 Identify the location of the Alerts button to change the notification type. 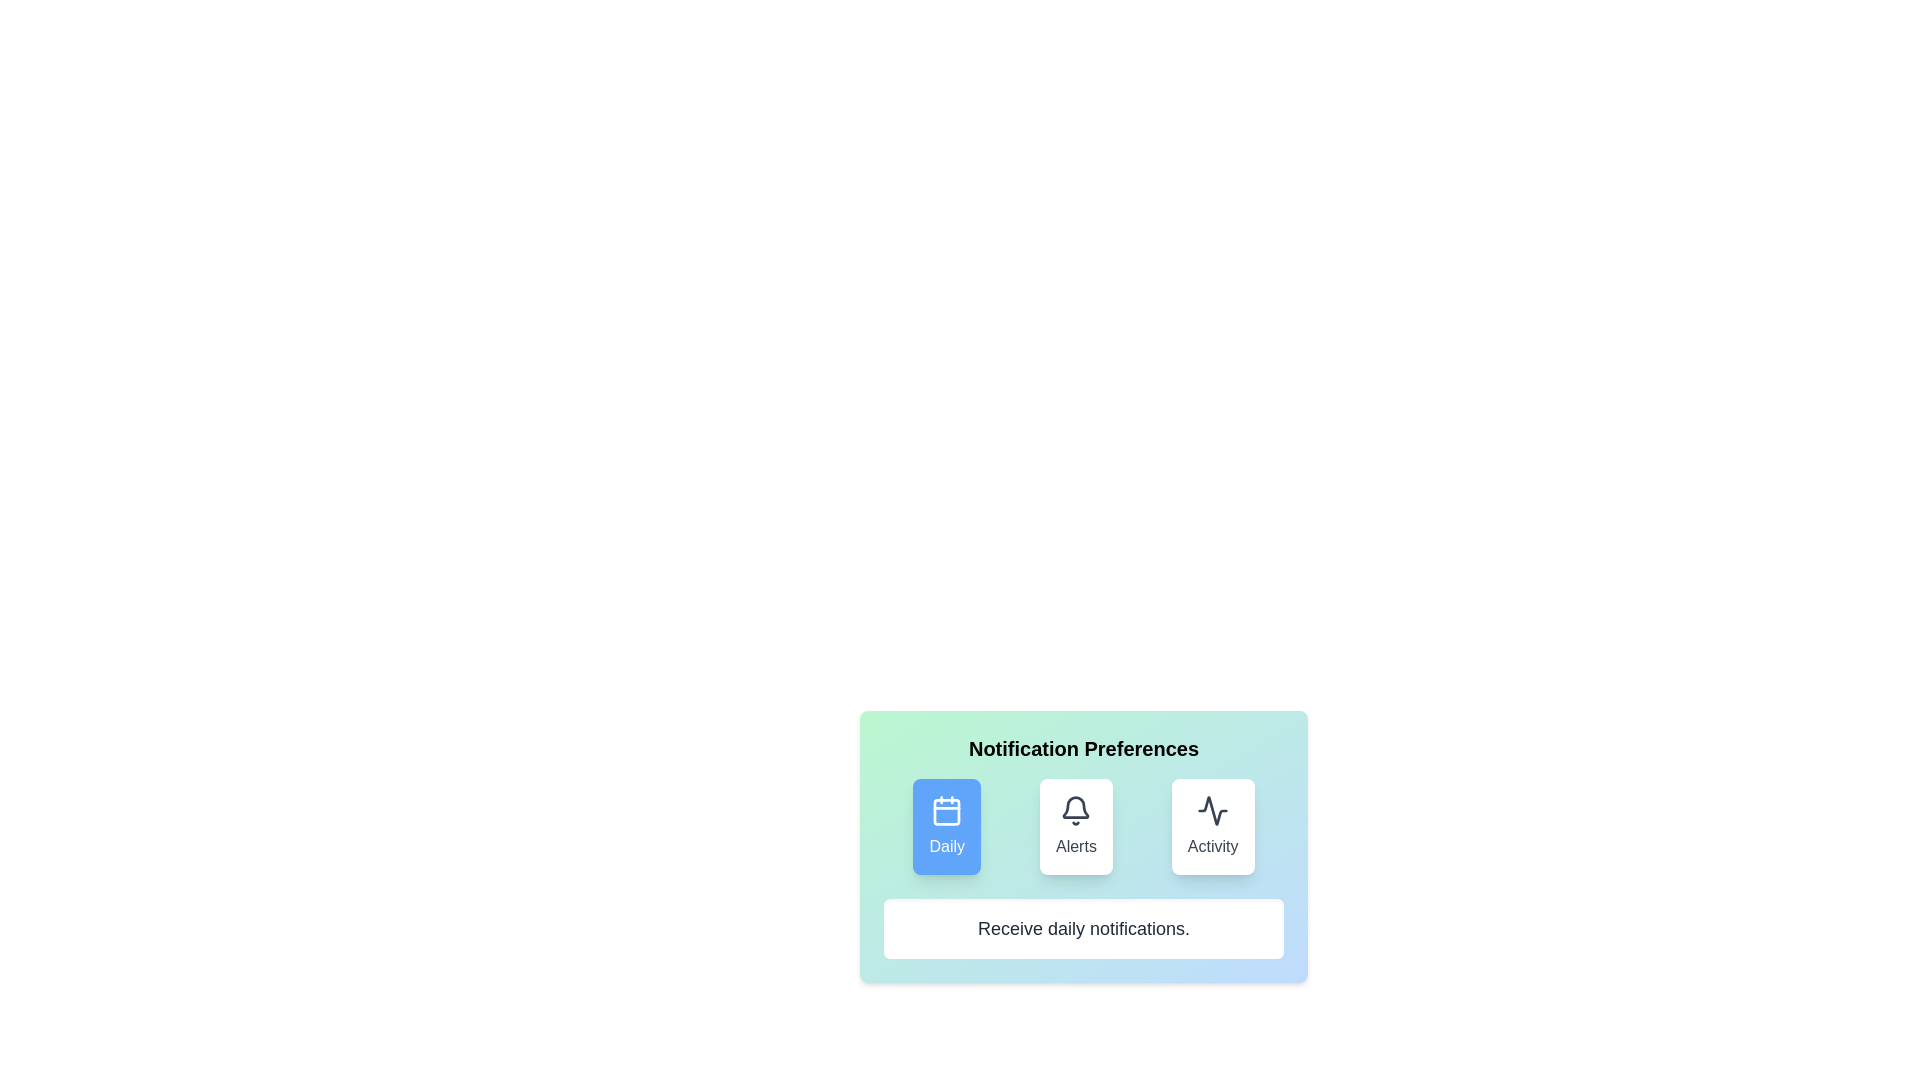
(1075, 826).